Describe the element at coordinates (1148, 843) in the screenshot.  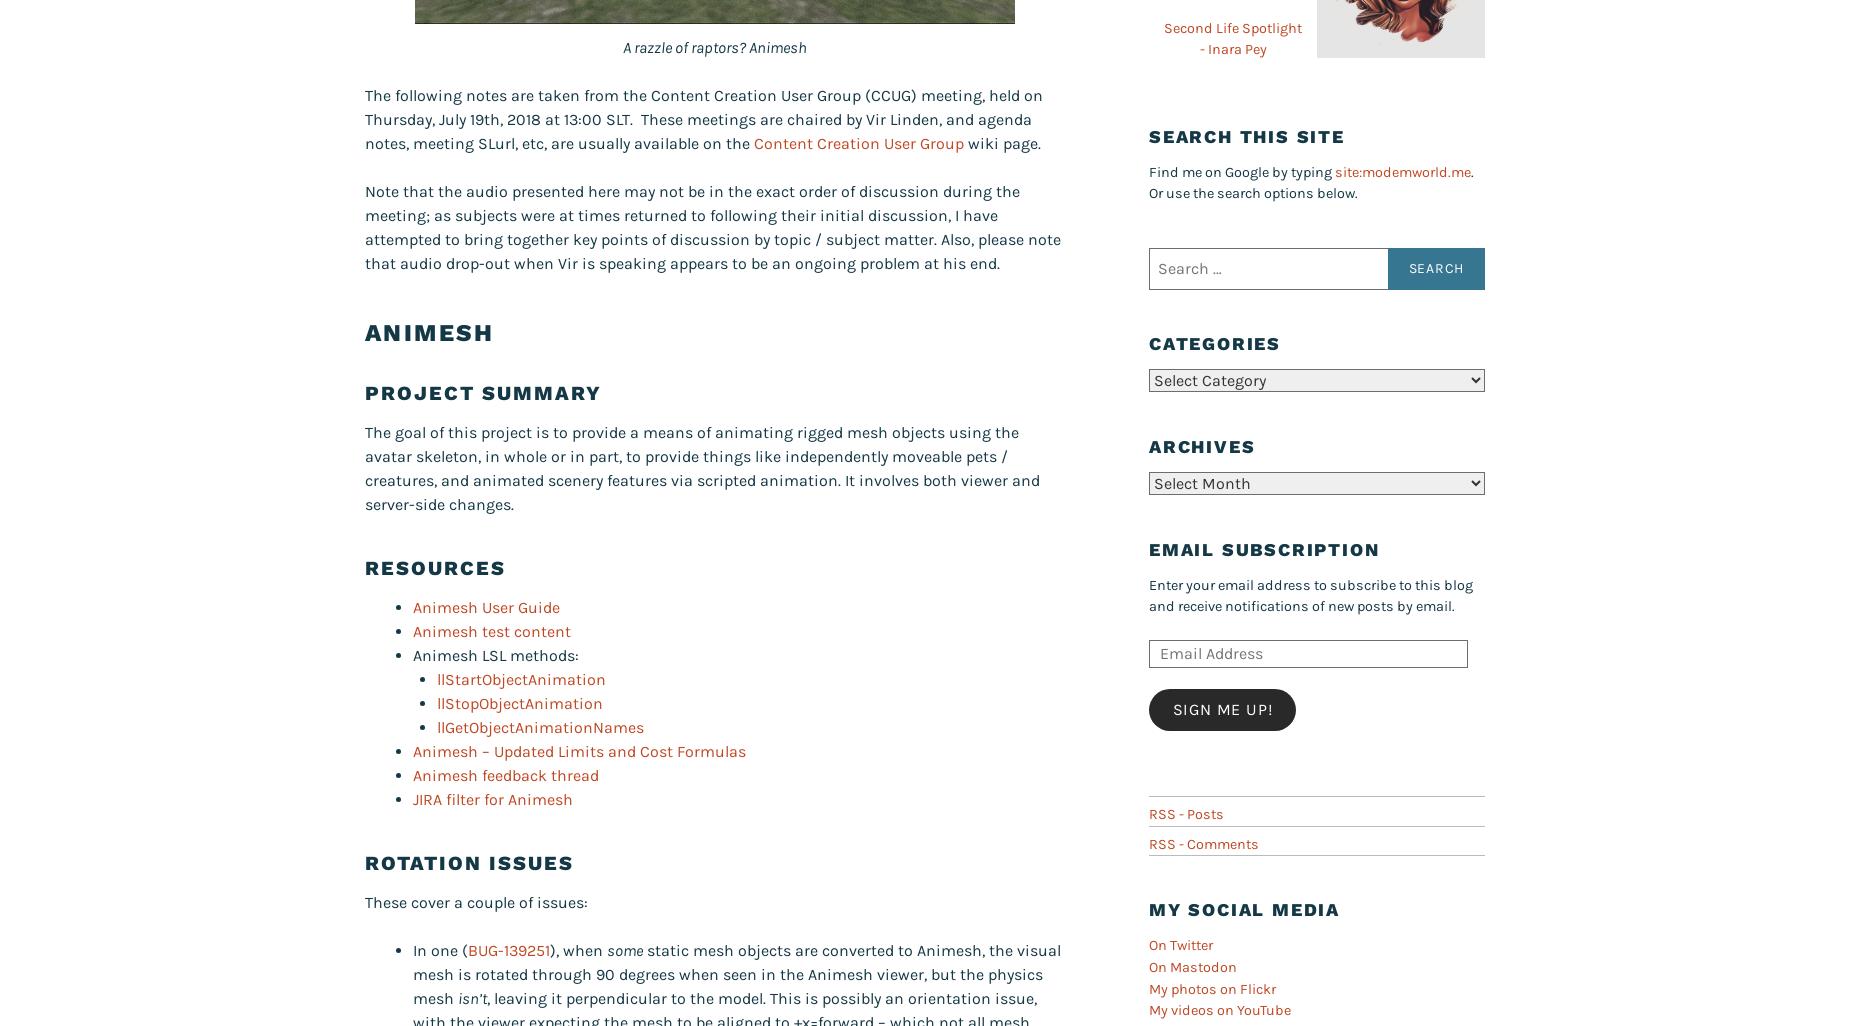
I see `'RSS - Comments'` at that location.